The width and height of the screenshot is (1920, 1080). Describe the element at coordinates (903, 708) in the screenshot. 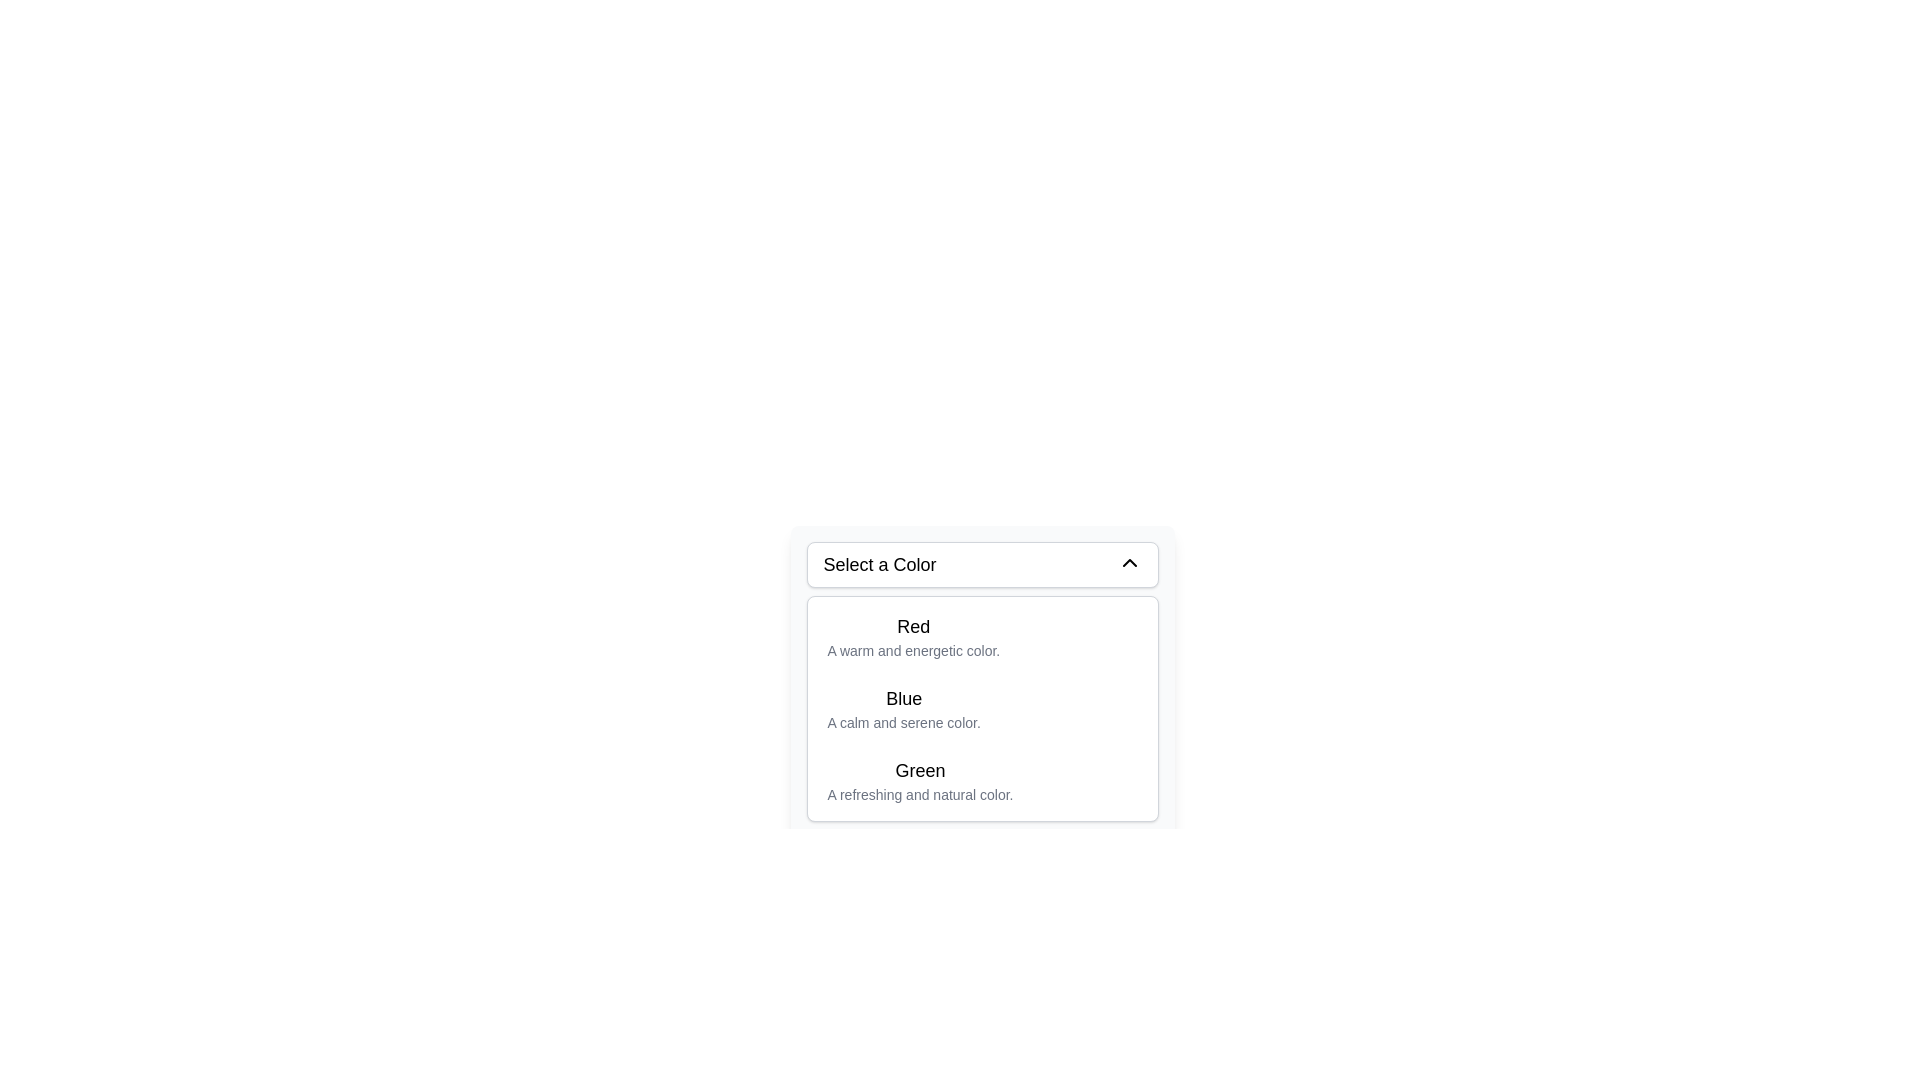

I see `on the list item displaying 'Blue'` at that location.